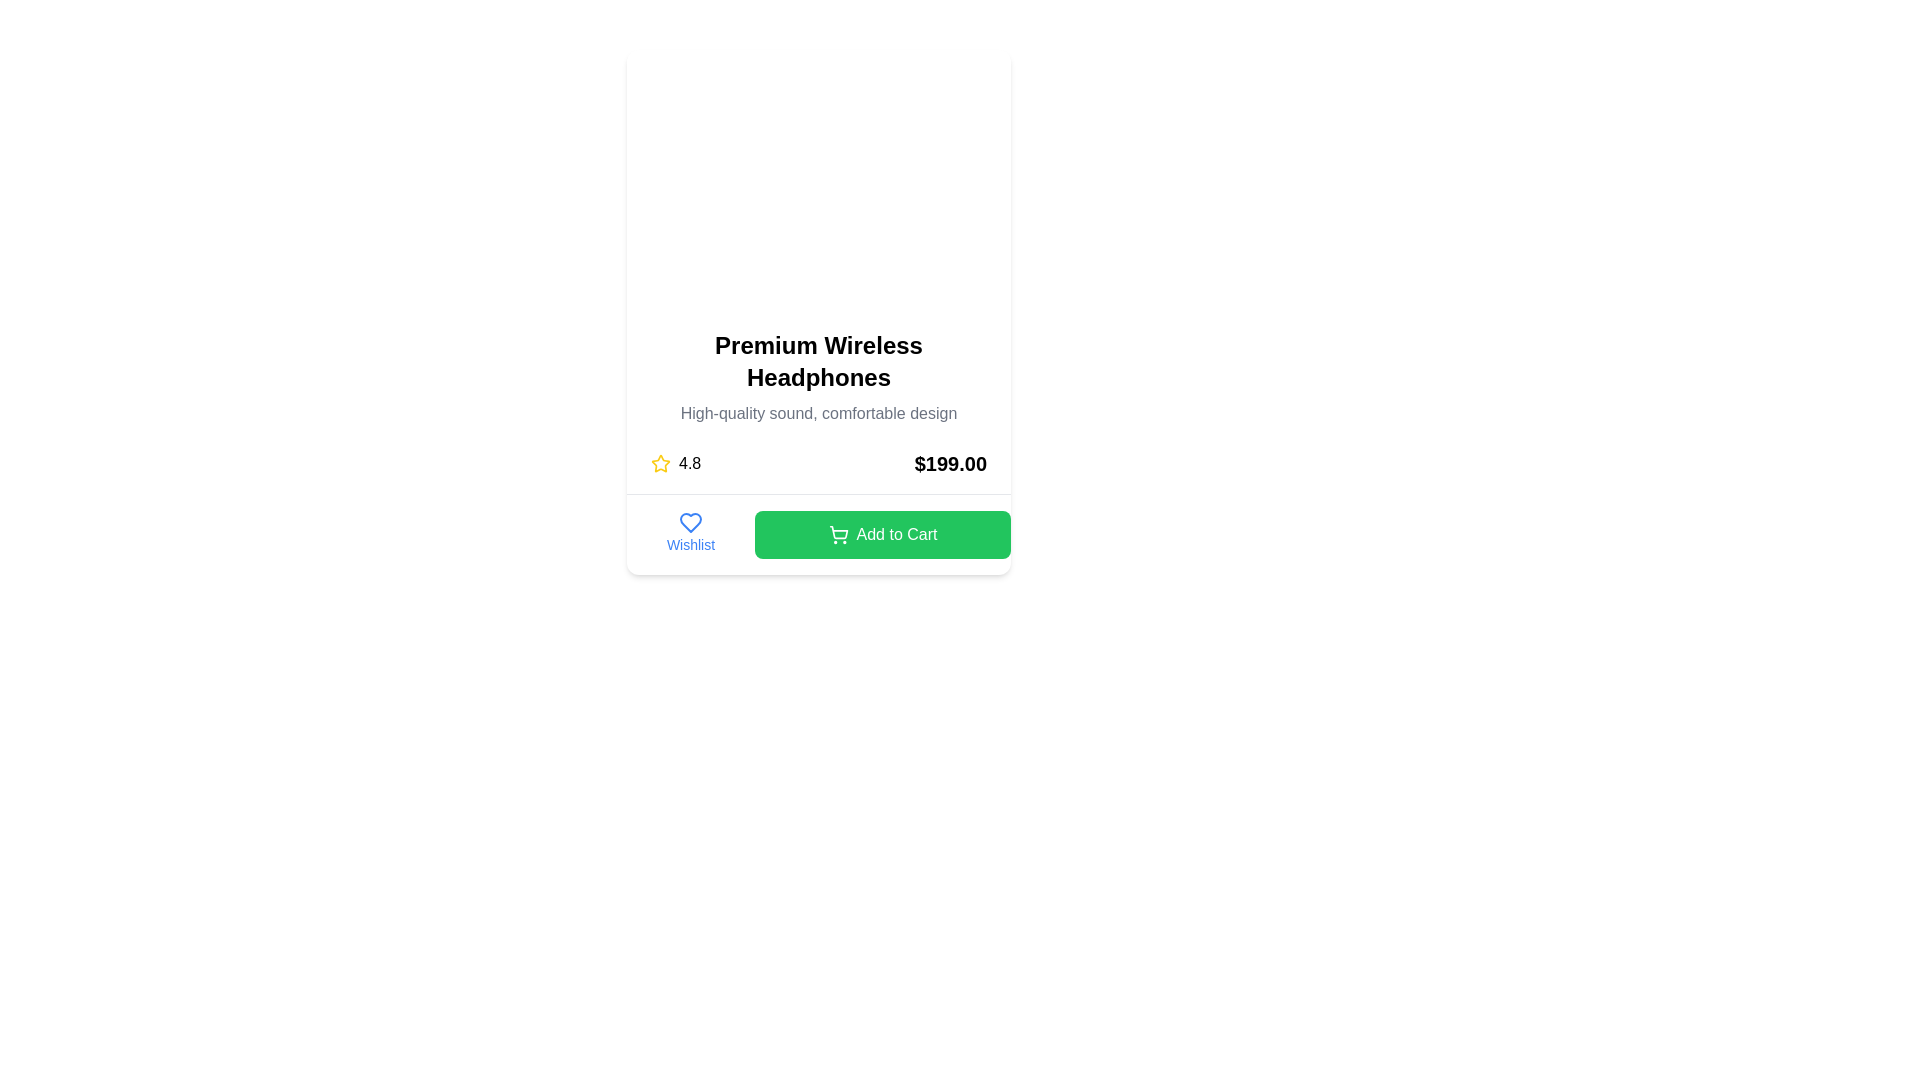 Image resolution: width=1920 pixels, height=1080 pixels. I want to click on text from the Text block element displaying 'Premium Wireless Headphones' and its subtitle 'High-quality sound, comfortable design', so click(819, 378).